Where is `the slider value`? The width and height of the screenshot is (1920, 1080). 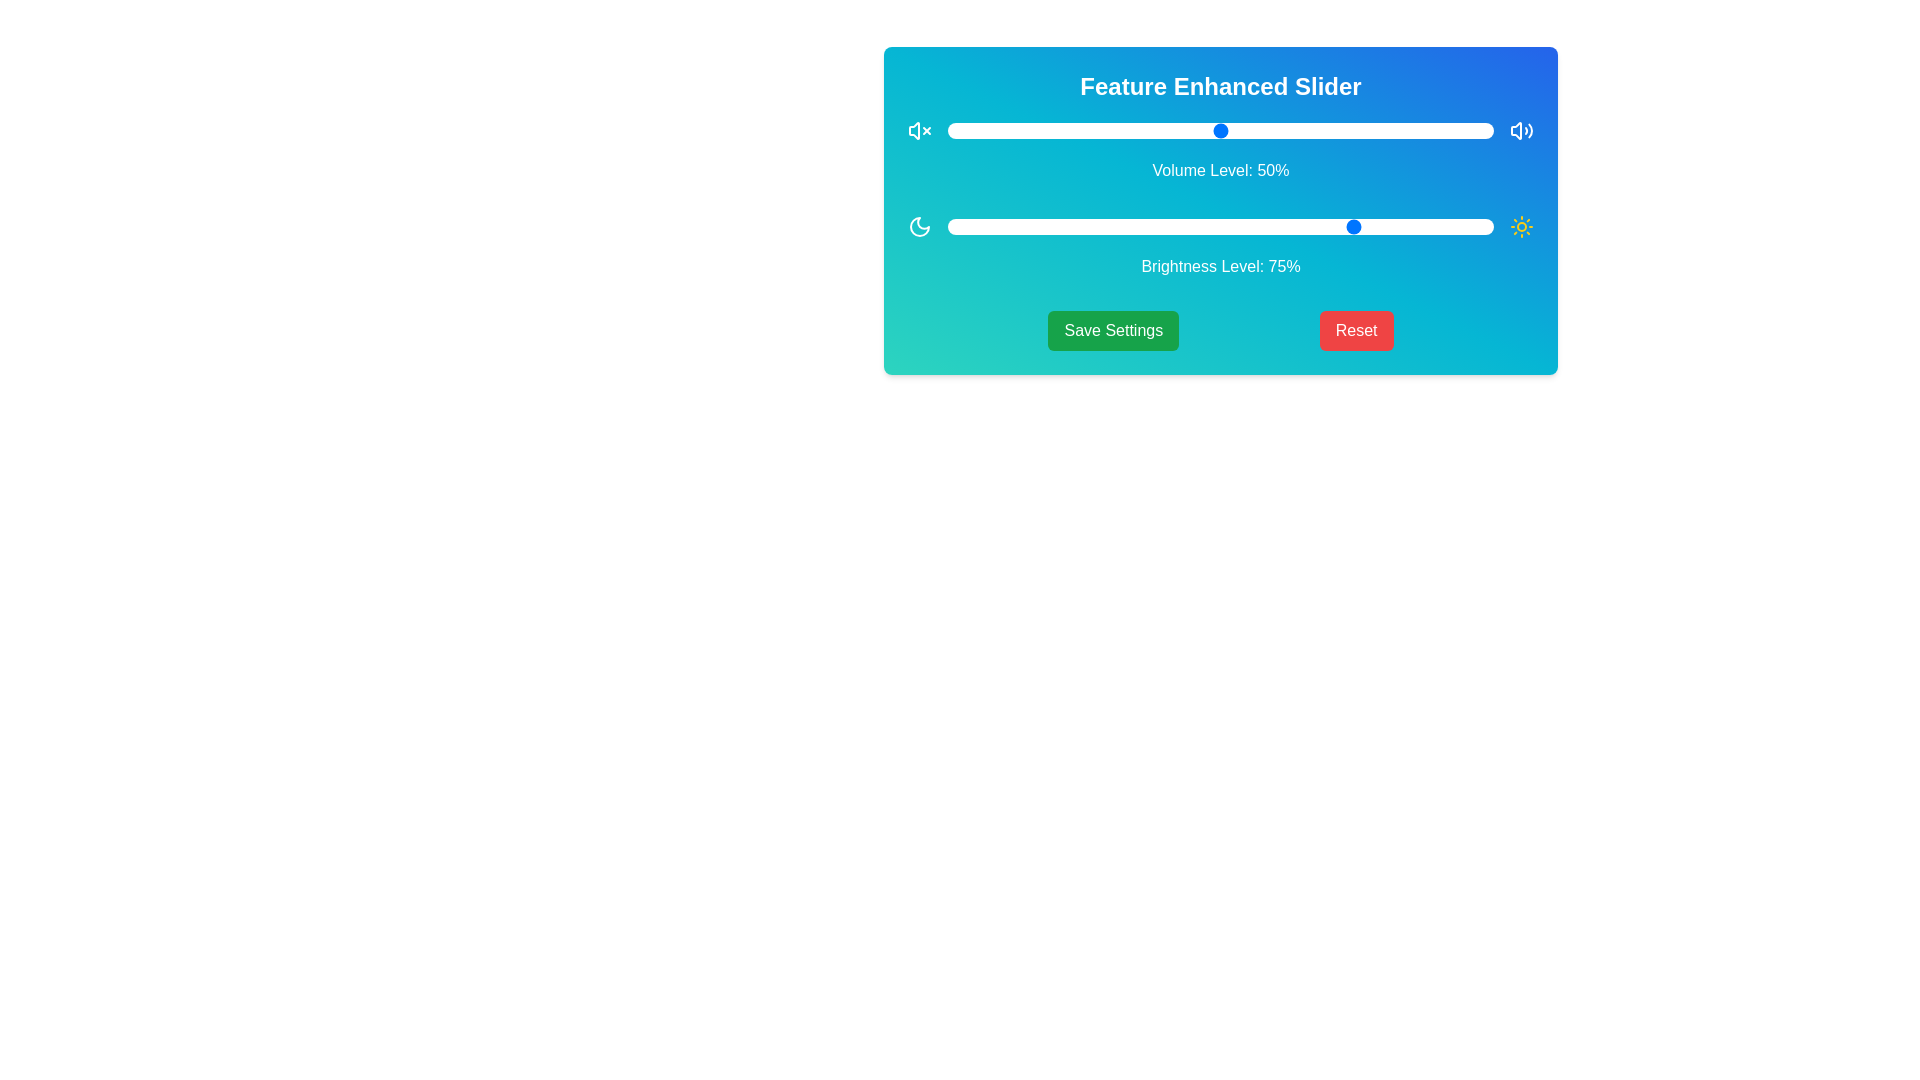 the slider value is located at coordinates (1416, 131).